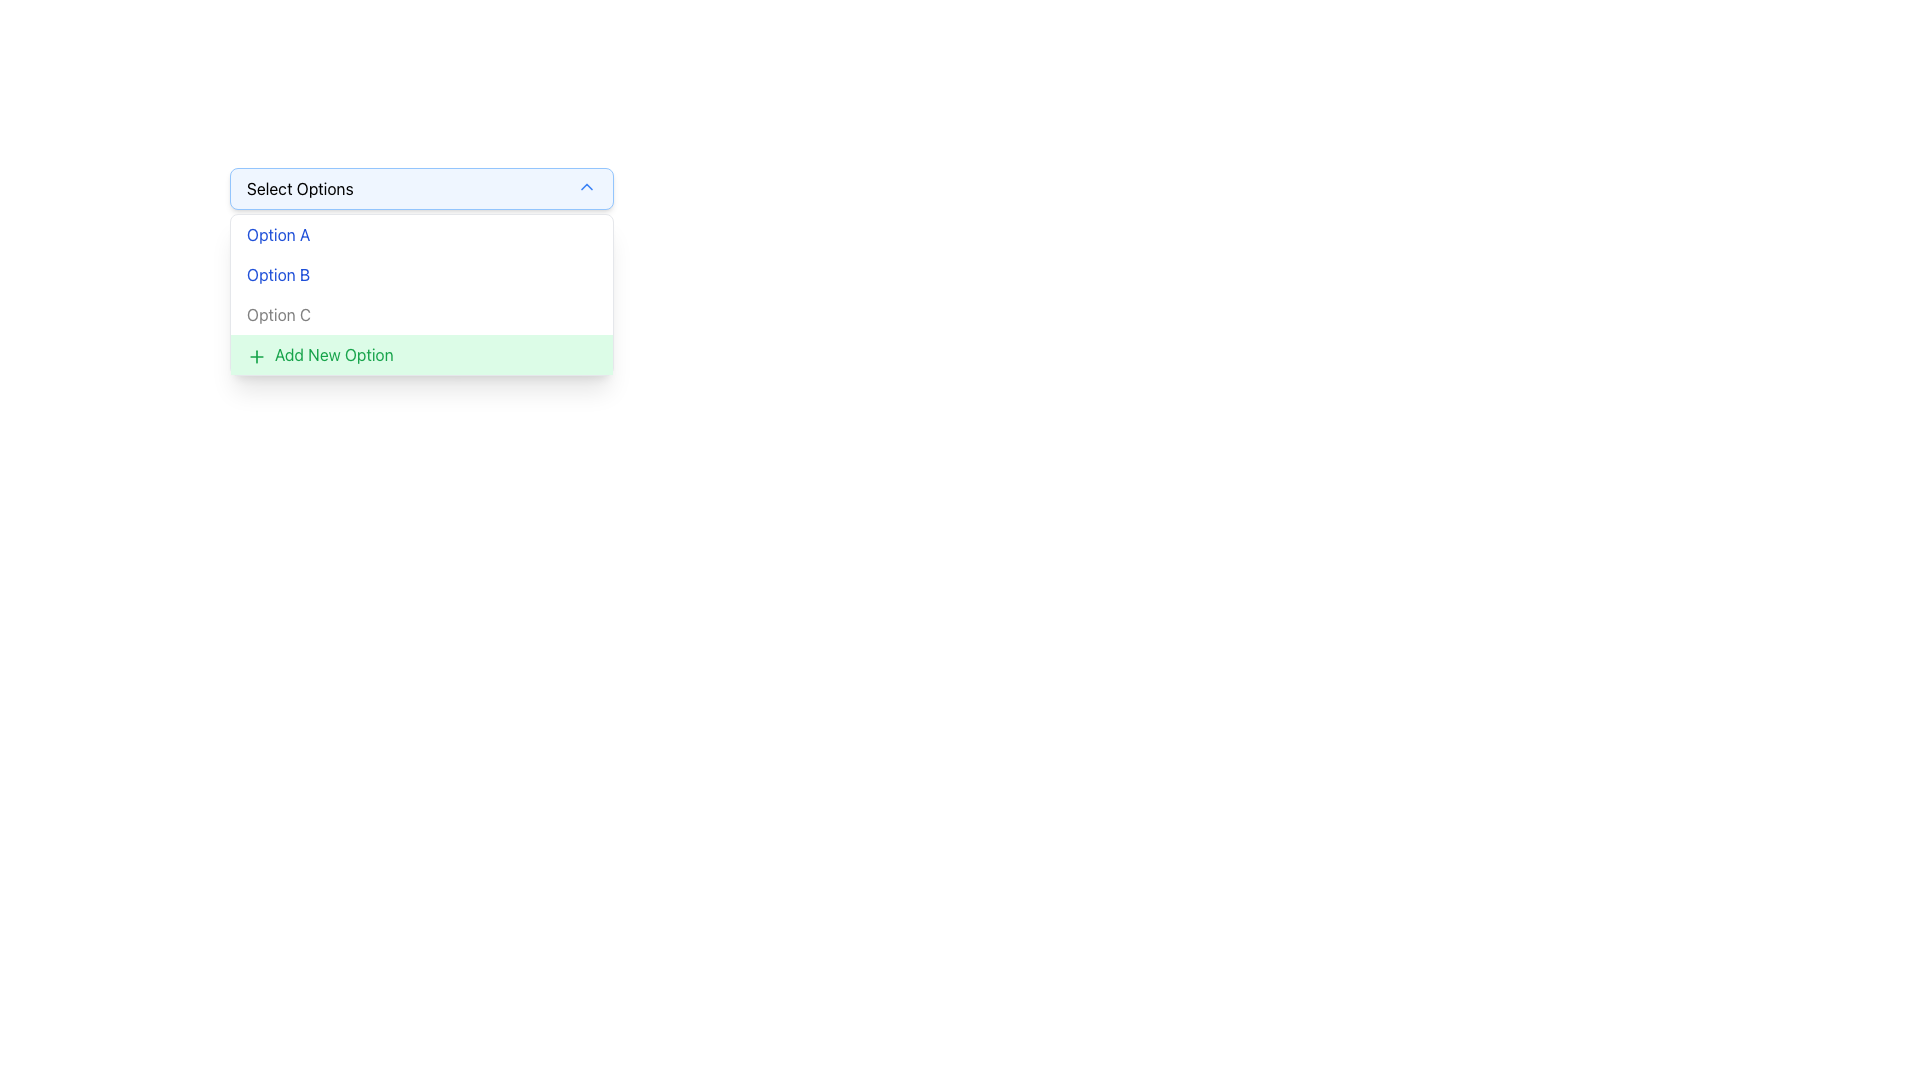  I want to click on the second option in the dropdown menu, which is located below 'Option A' and above 'Option C', so click(421, 274).